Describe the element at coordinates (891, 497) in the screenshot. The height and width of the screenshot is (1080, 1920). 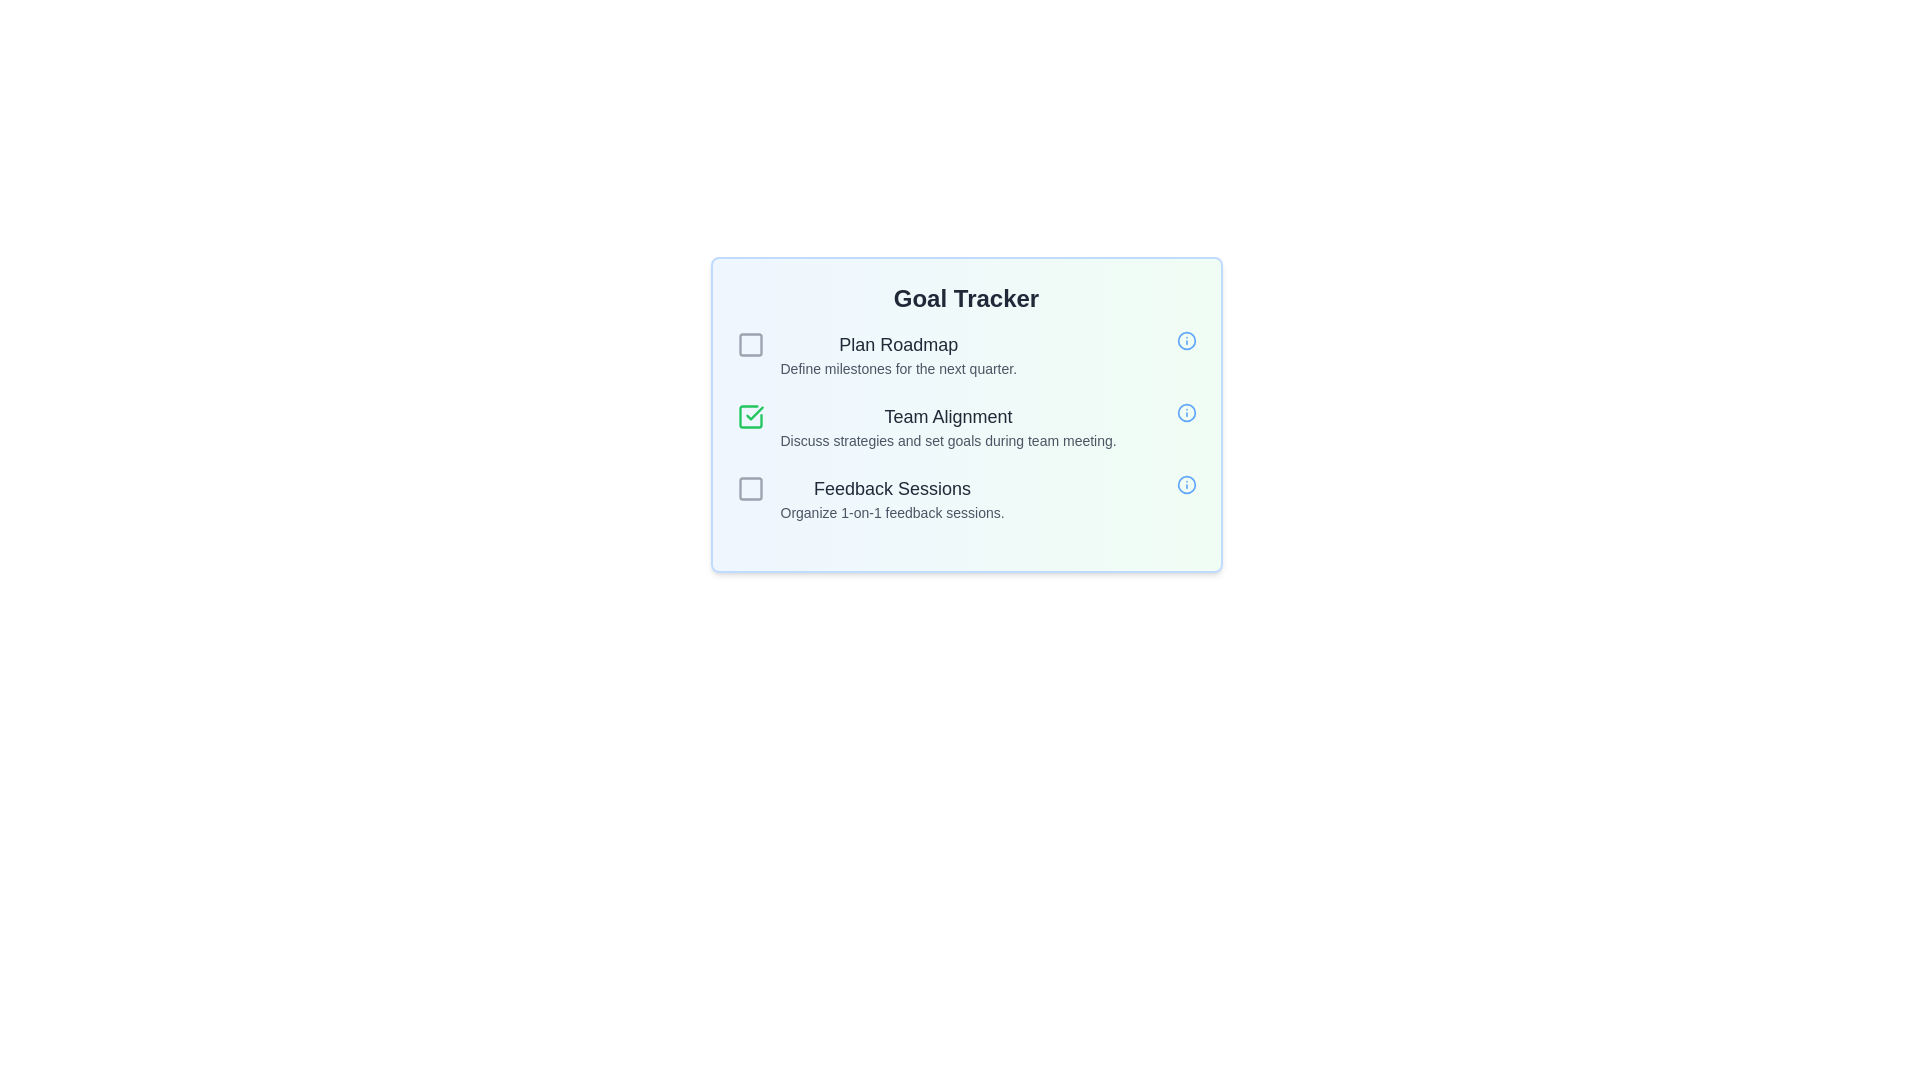
I see `the 'Feedback Sessions' text element, which consists of two lines of text, with the upper line in a larger, darker font and the lower line in a smaller, lighter font, located in the Goal Tracker section` at that location.